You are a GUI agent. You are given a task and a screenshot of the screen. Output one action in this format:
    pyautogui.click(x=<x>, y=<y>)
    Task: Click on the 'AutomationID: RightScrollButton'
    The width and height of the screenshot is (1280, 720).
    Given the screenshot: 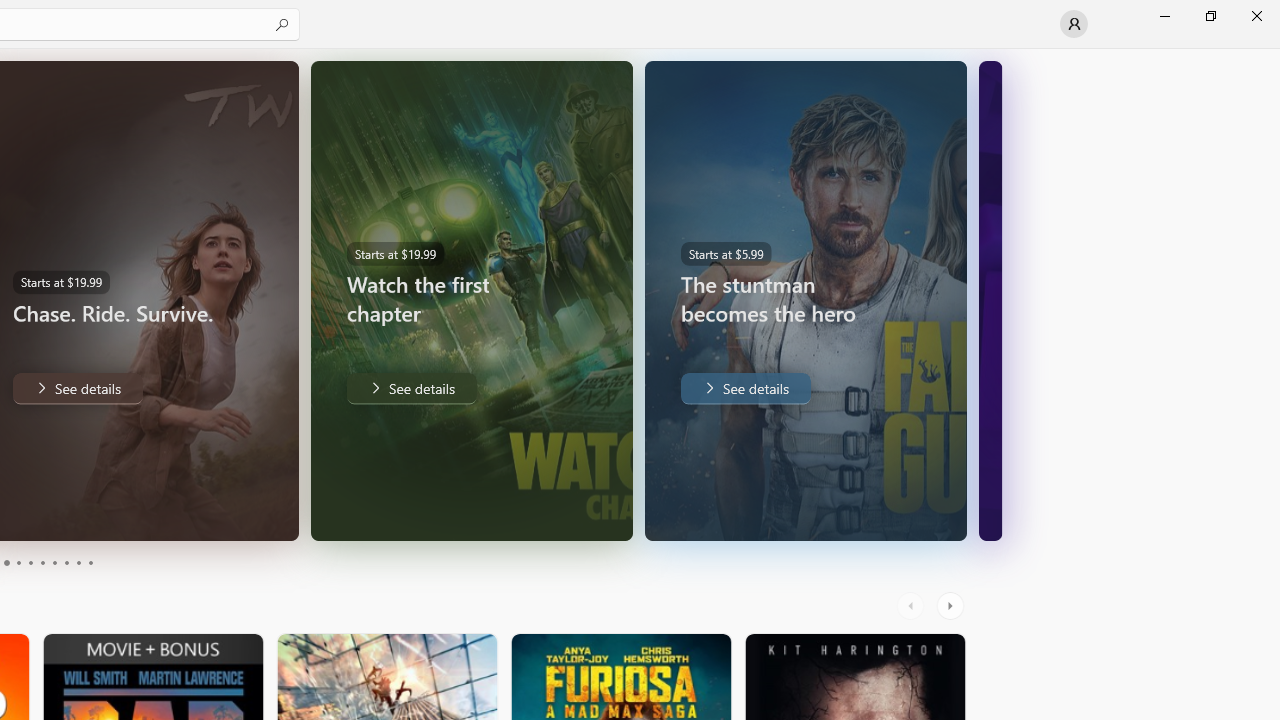 What is the action you would take?
    pyautogui.click(x=951, y=605)
    